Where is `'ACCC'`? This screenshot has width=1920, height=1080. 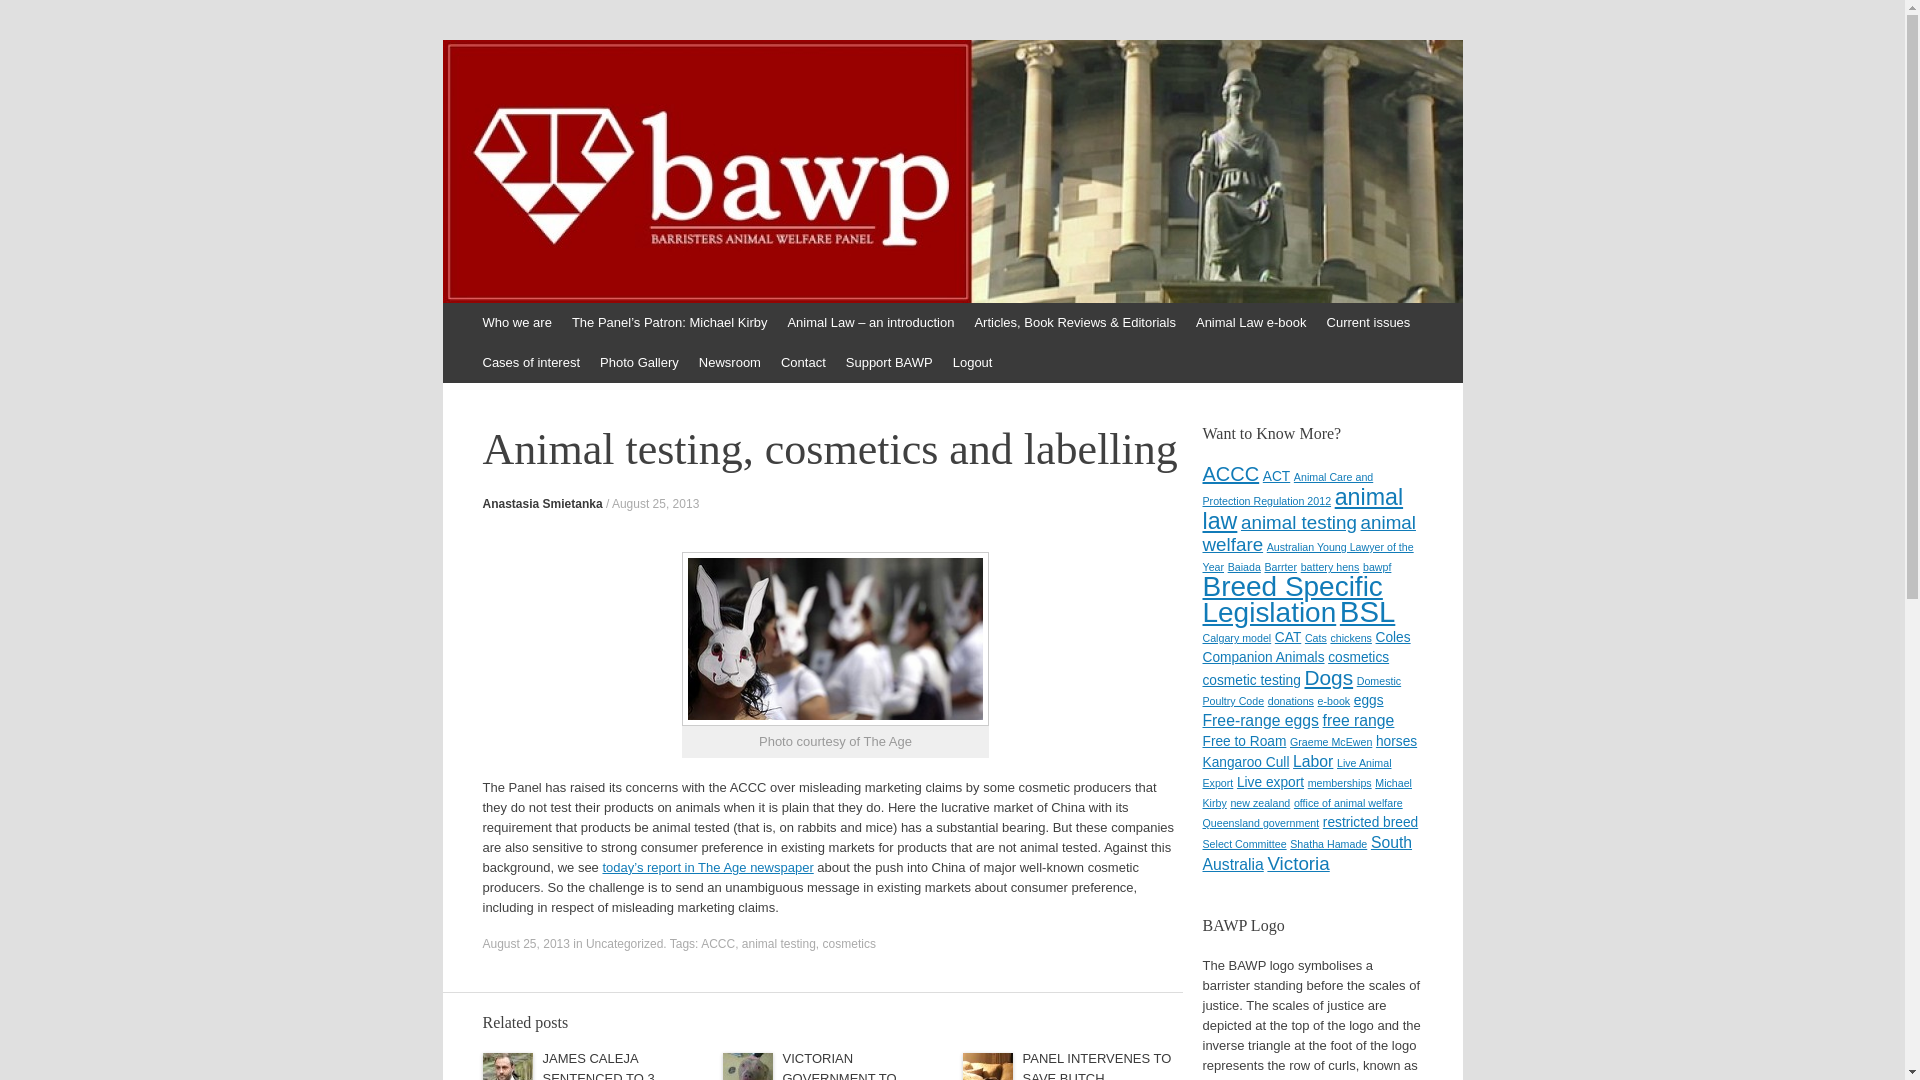
'ACCC' is located at coordinates (1229, 474).